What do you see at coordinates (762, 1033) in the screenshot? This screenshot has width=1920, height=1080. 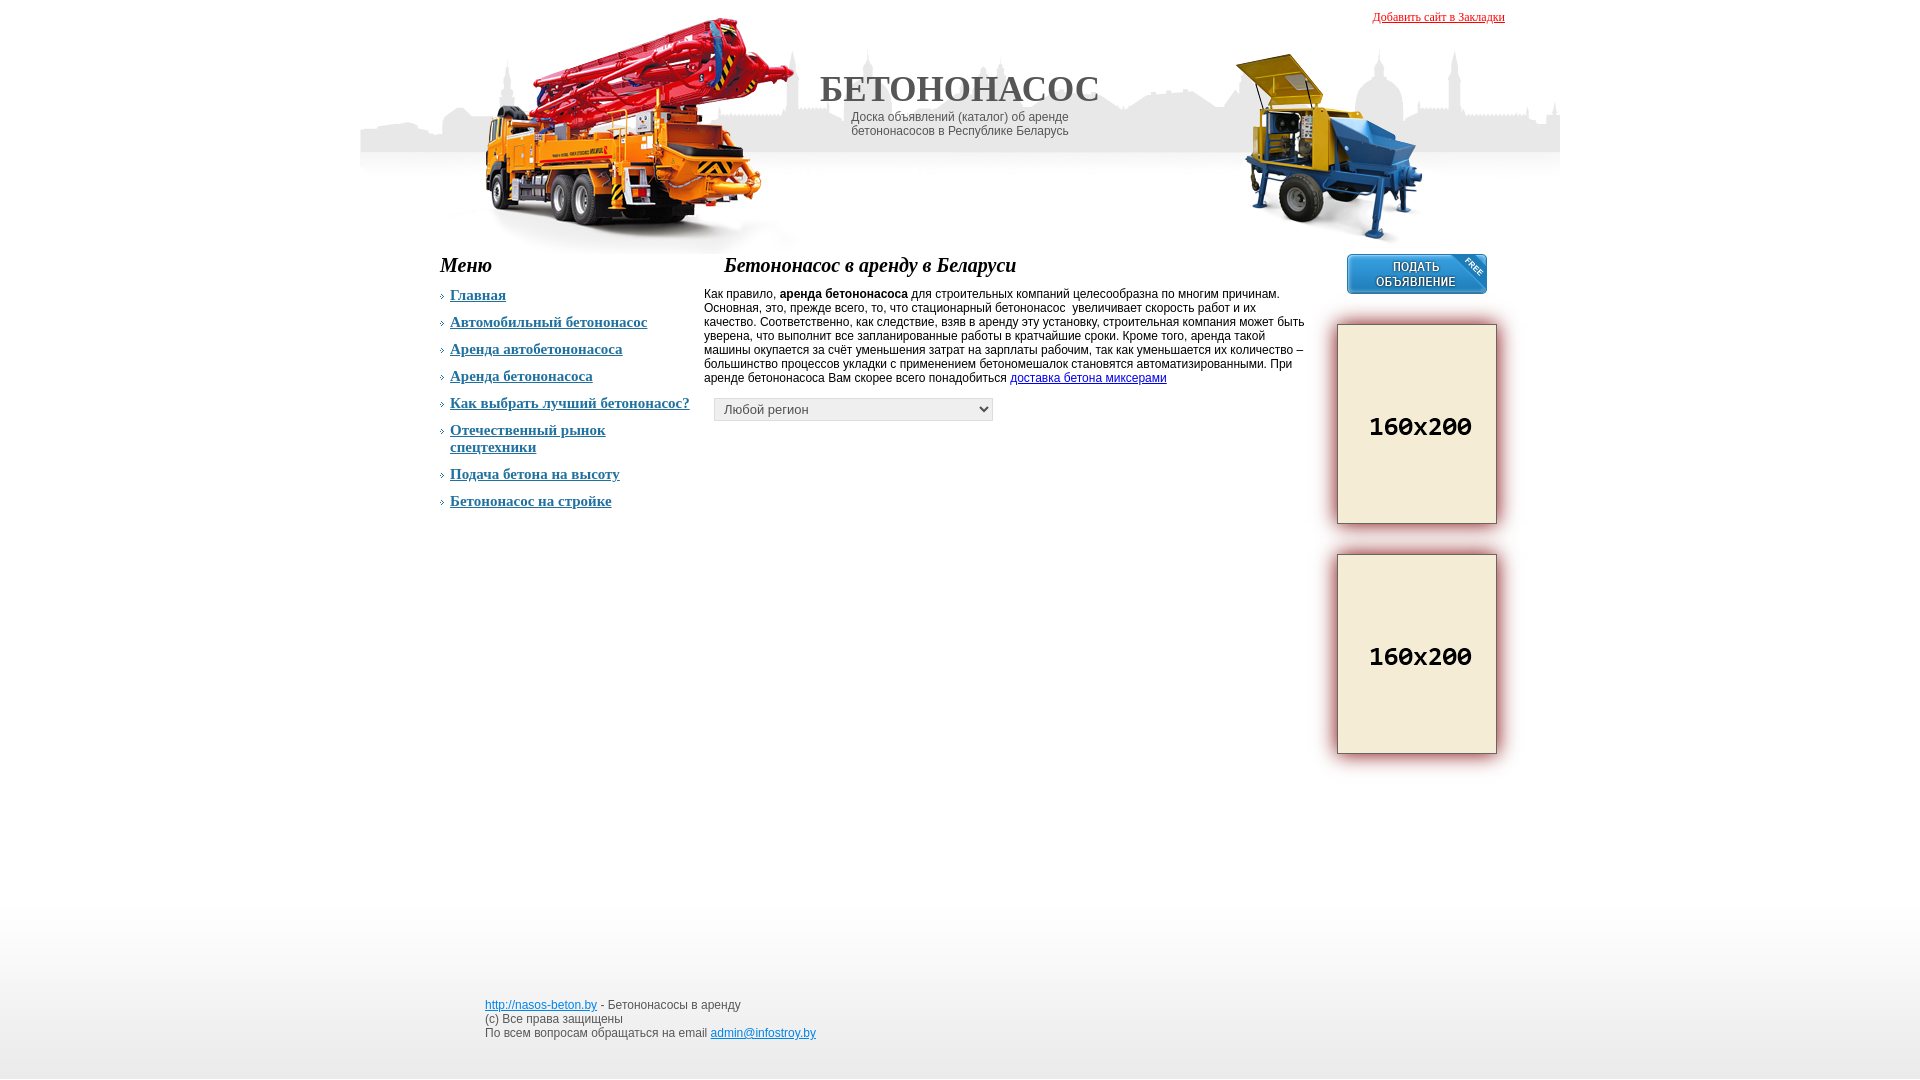 I see `'admin@infostroy.by'` at bounding box center [762, 1033].